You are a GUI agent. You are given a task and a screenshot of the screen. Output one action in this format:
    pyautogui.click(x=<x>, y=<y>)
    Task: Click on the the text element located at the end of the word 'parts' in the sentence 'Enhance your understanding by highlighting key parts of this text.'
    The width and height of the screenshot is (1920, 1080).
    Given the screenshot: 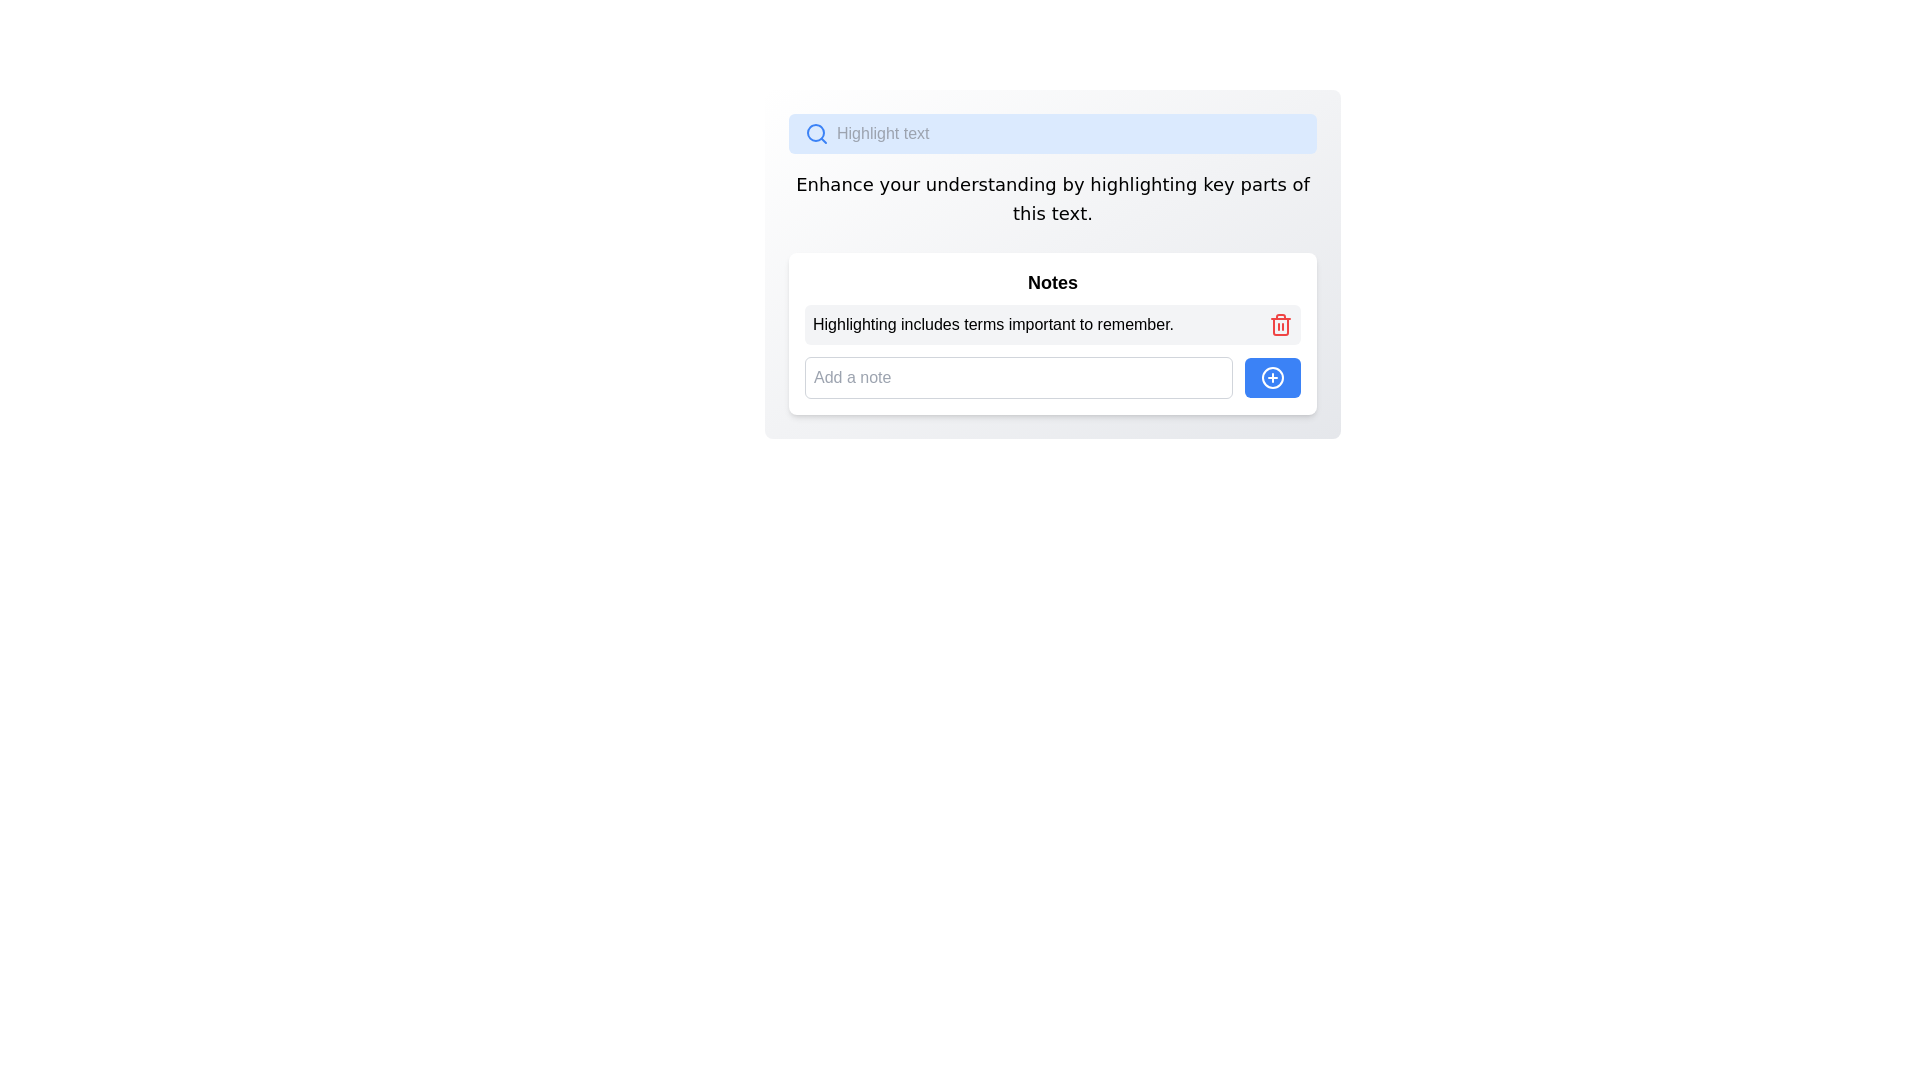 What is the action you would take?
    pyautogui.click(x=1265, y=184)
    